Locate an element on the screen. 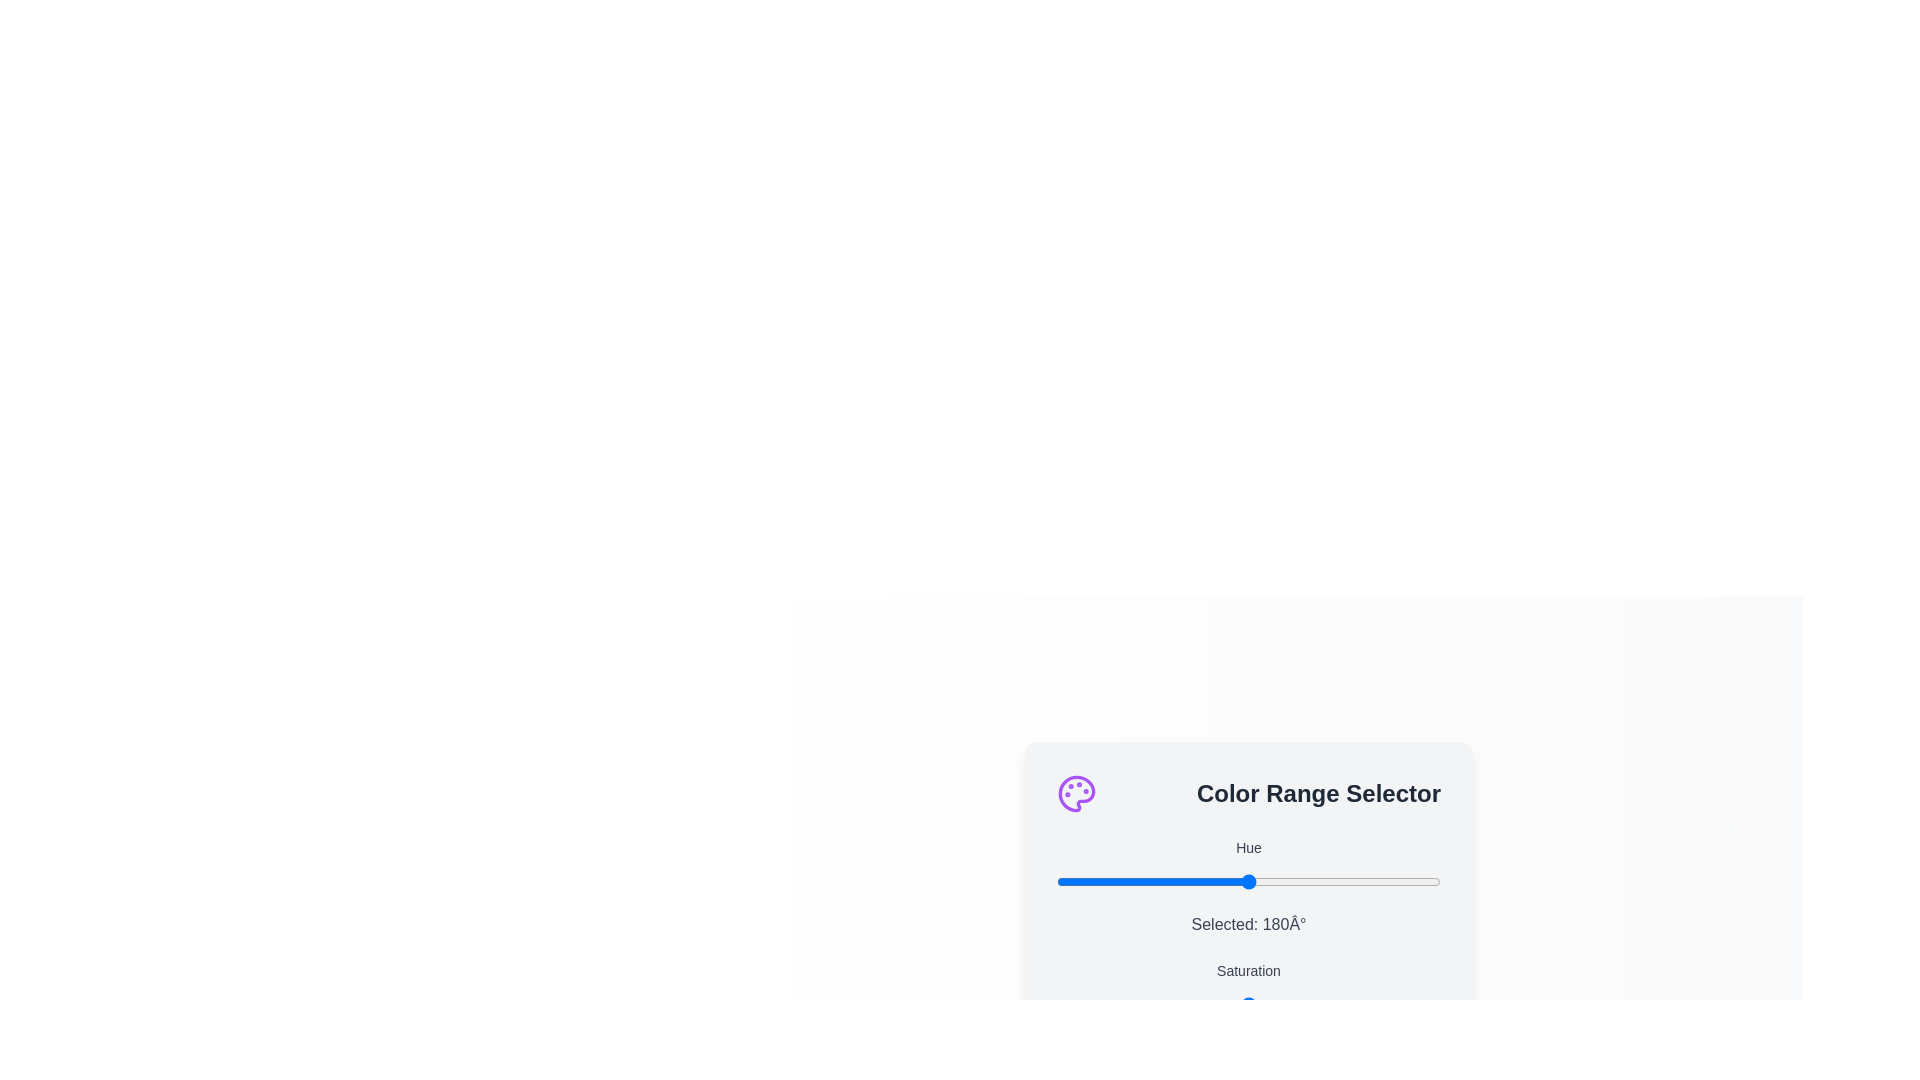 The height and width of the screenshot is (1080, 1920). the hue is located at coordinates (1339, 880).